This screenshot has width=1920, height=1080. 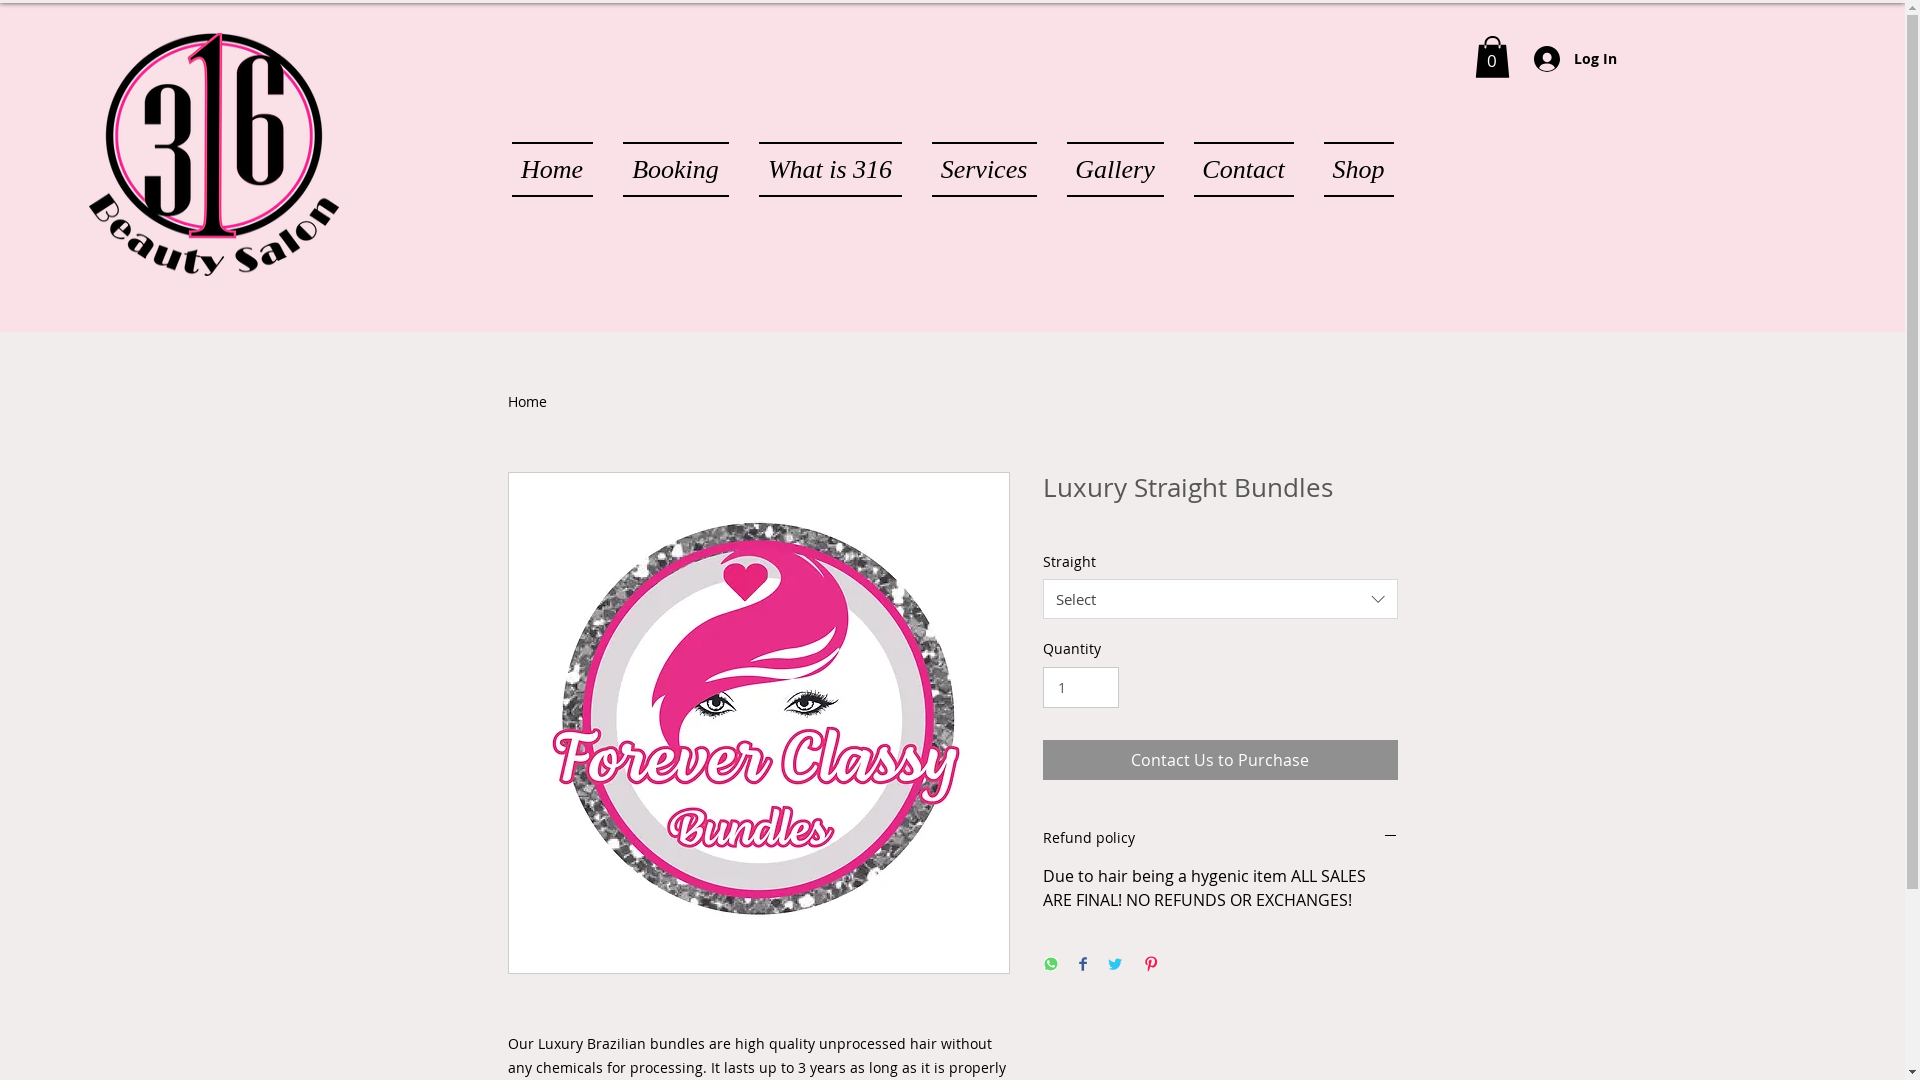 What do you see at coordinates (1491, 56) in the screenshot?
I see `'0'` at bounding box center [1491, 56].